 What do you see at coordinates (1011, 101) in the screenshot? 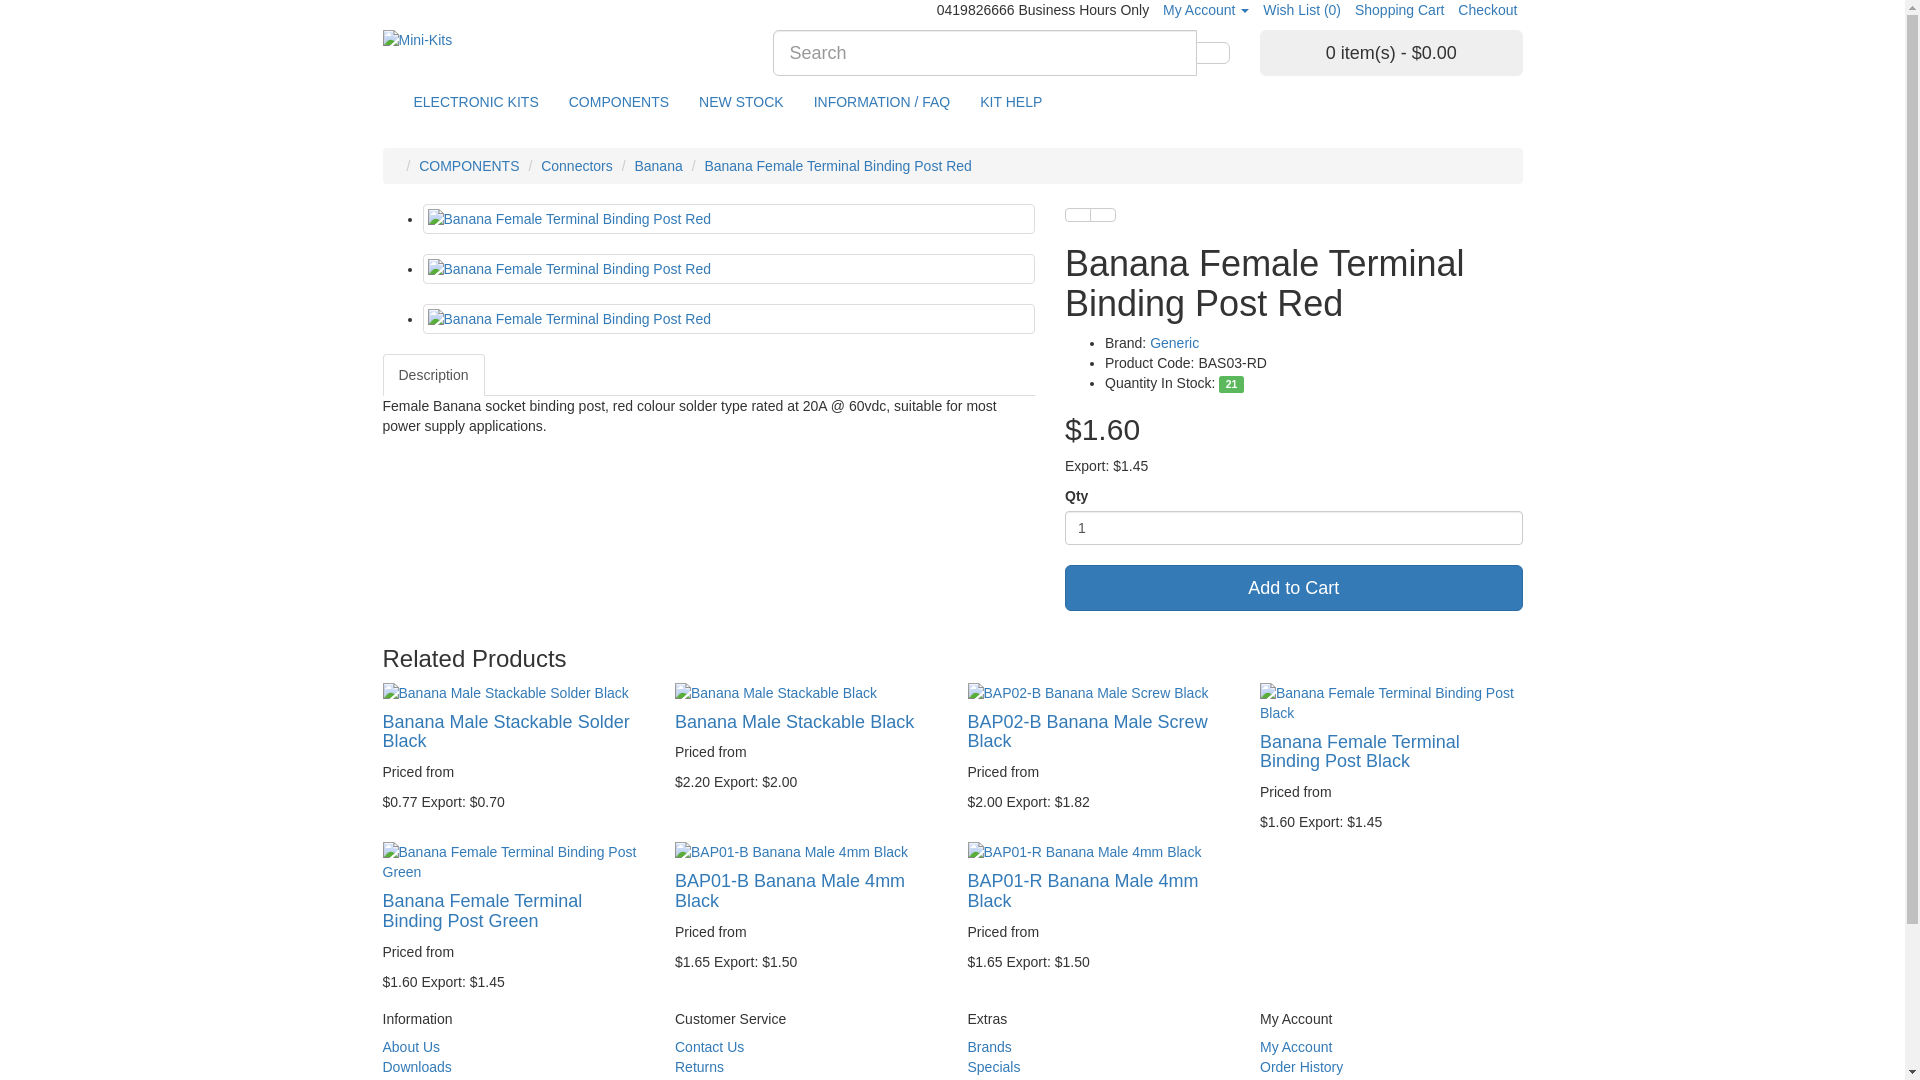
I see `'KIT HELP'` at bounding box center [1011, 101].